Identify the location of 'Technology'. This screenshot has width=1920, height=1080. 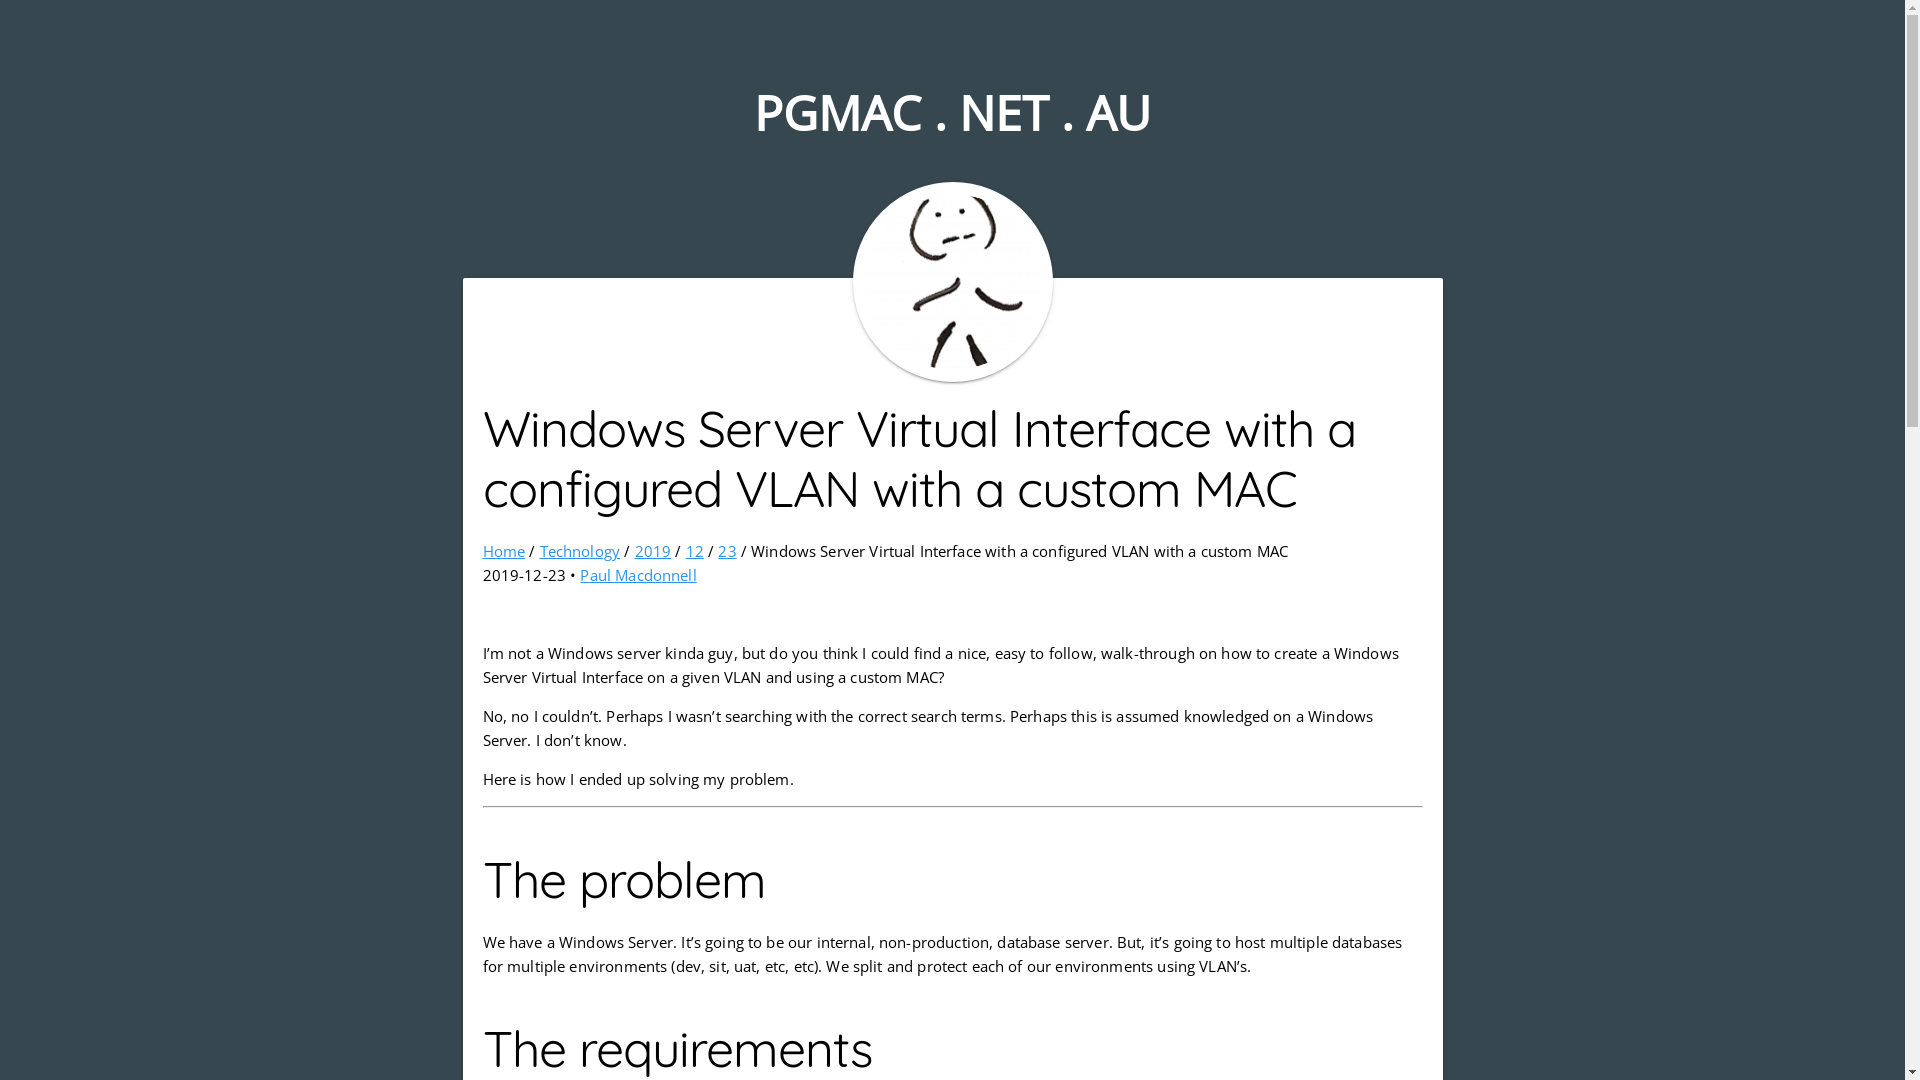
(579, 551).